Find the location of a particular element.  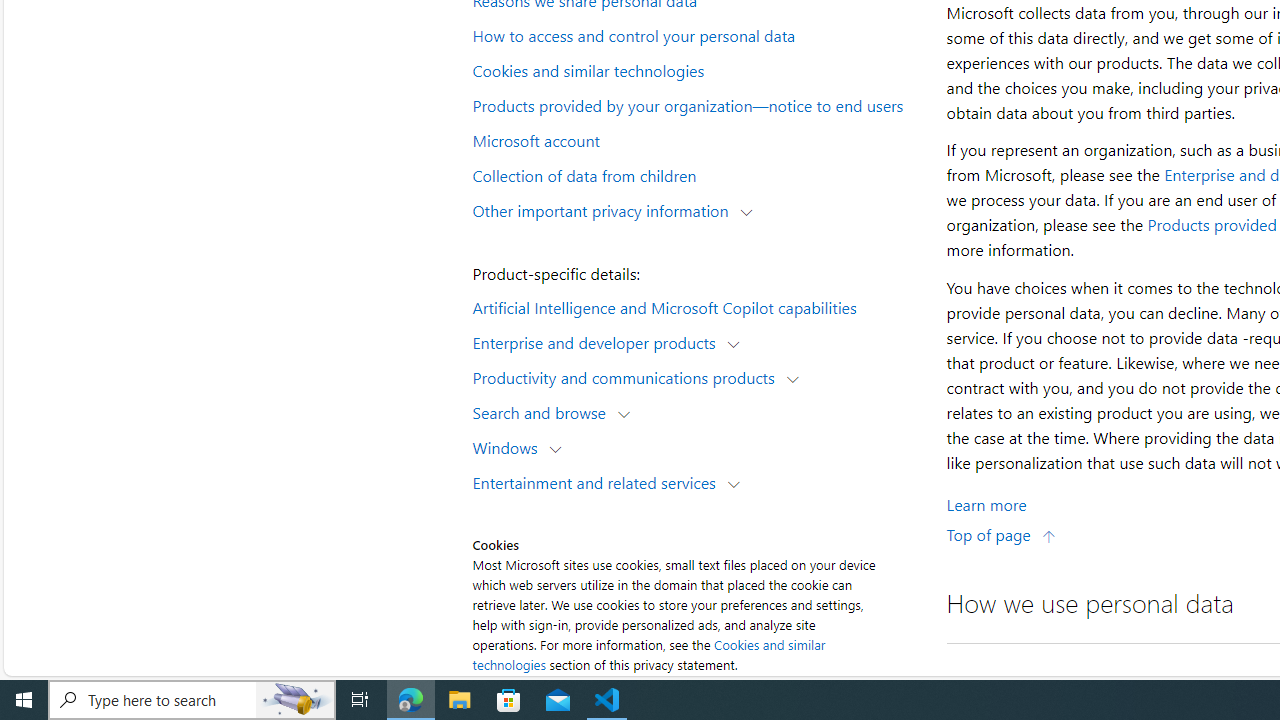

'Microsoft account' is located at coordinates (696, 138).